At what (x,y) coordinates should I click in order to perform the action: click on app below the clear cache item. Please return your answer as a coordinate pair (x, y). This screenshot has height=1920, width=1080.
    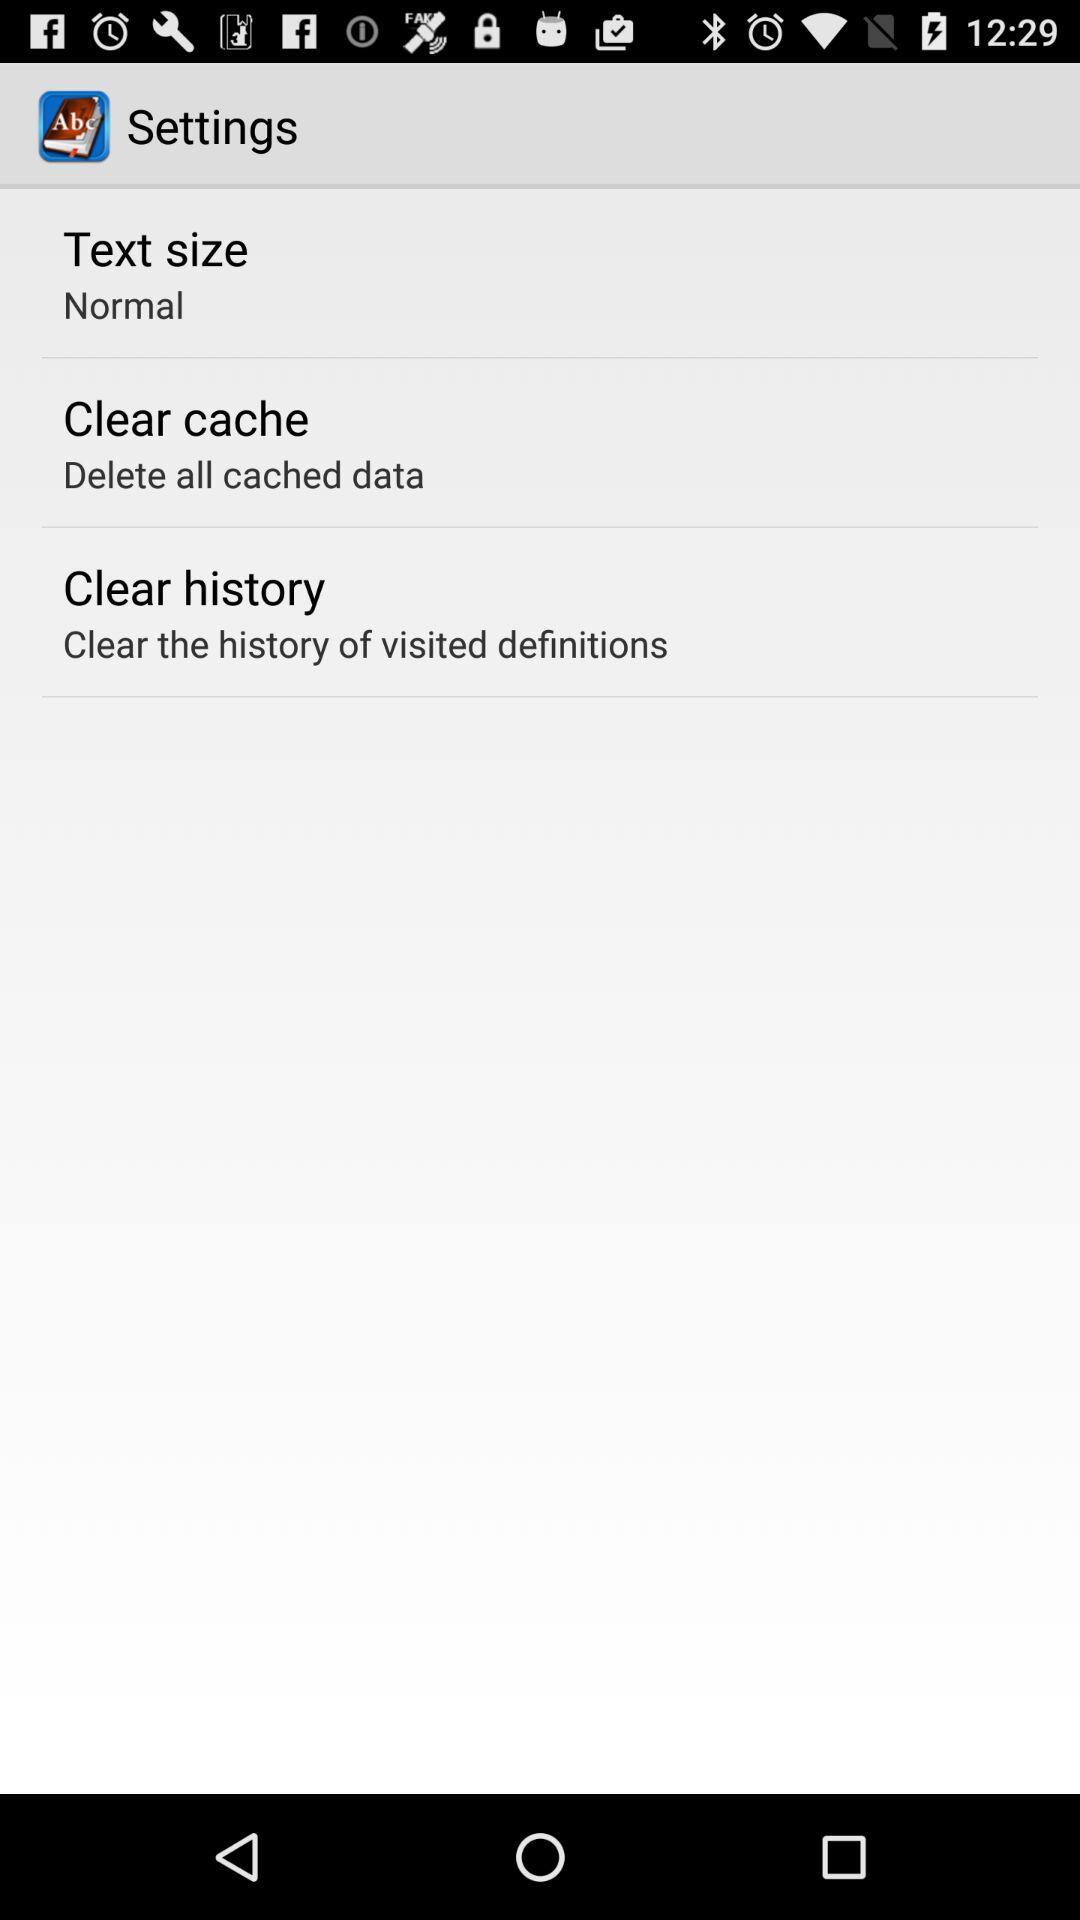
    Looking at the image, I should click on (243, 473).